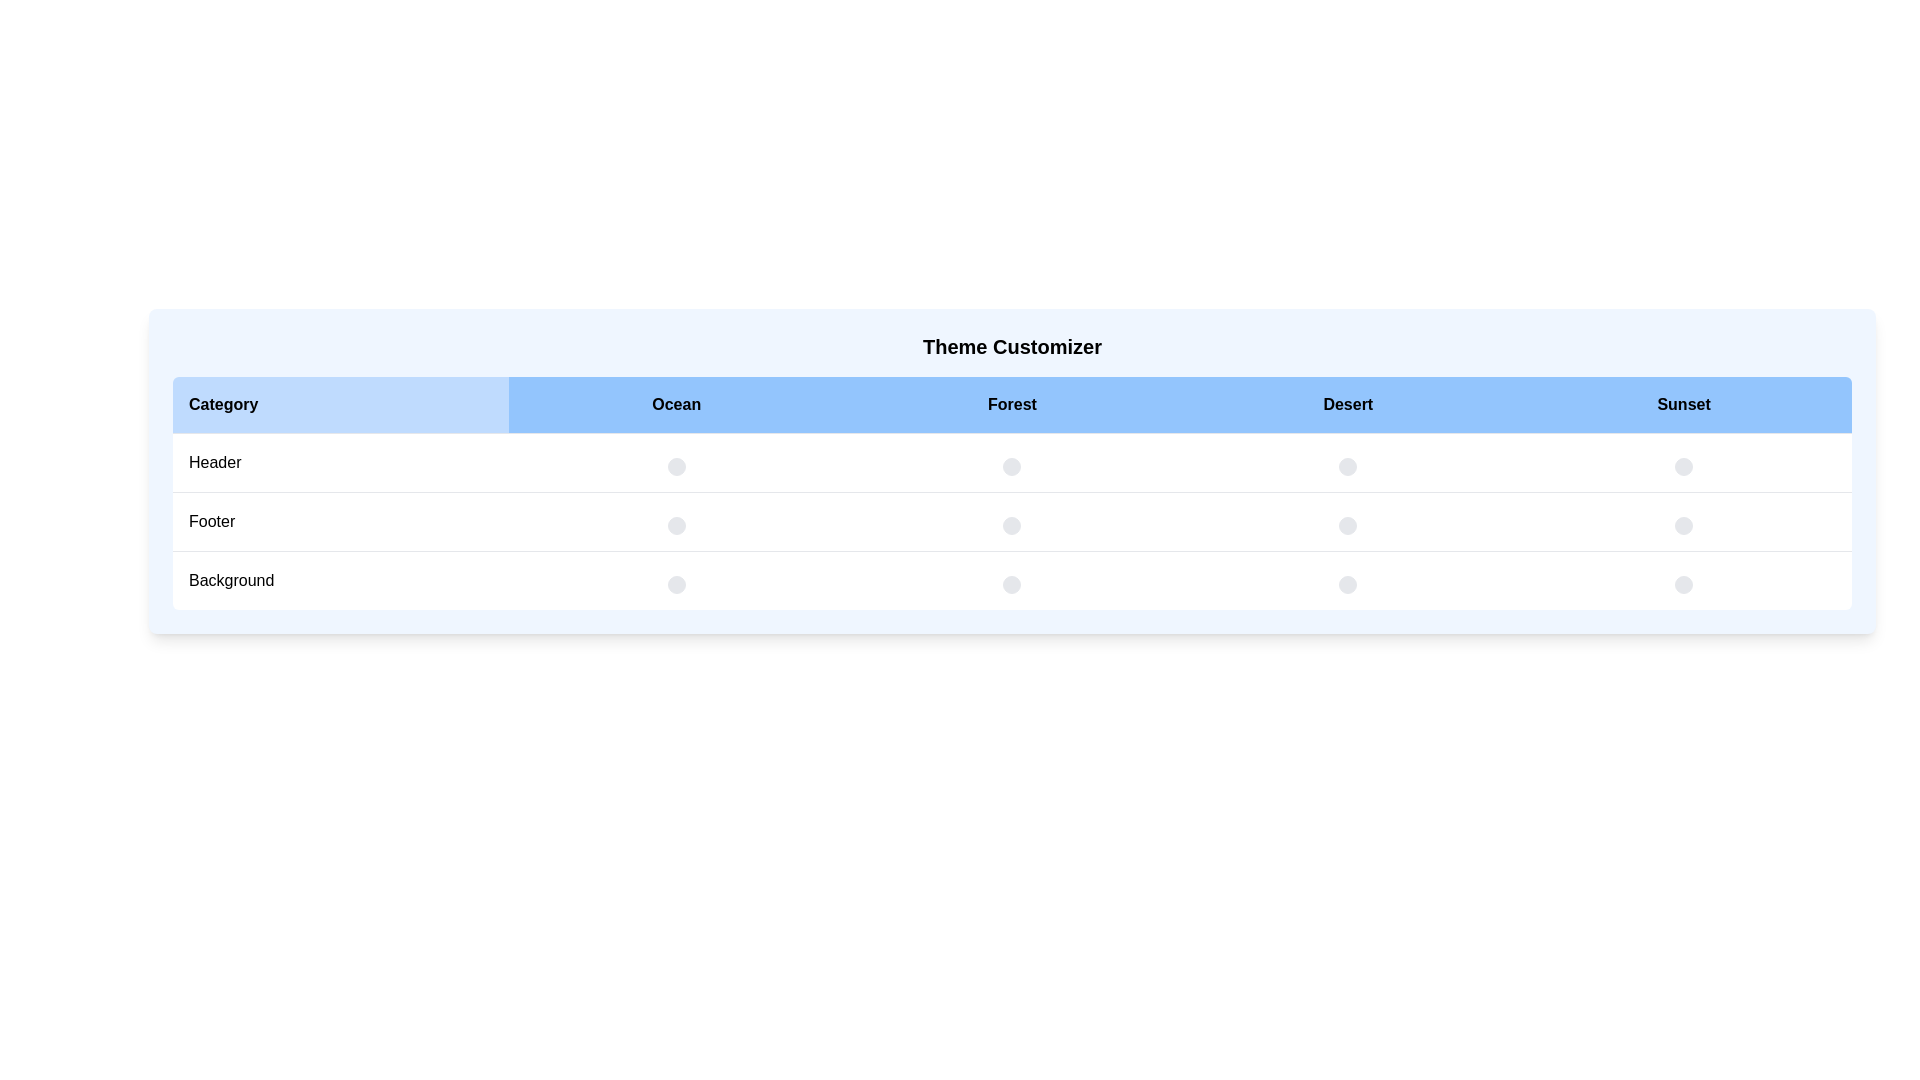  What do you see at coordinates (1348, 466) in the screenshot?
I see `the circular button located in the first row of the table beneath the 'Desert' column` at bounding box center [1348, 466].